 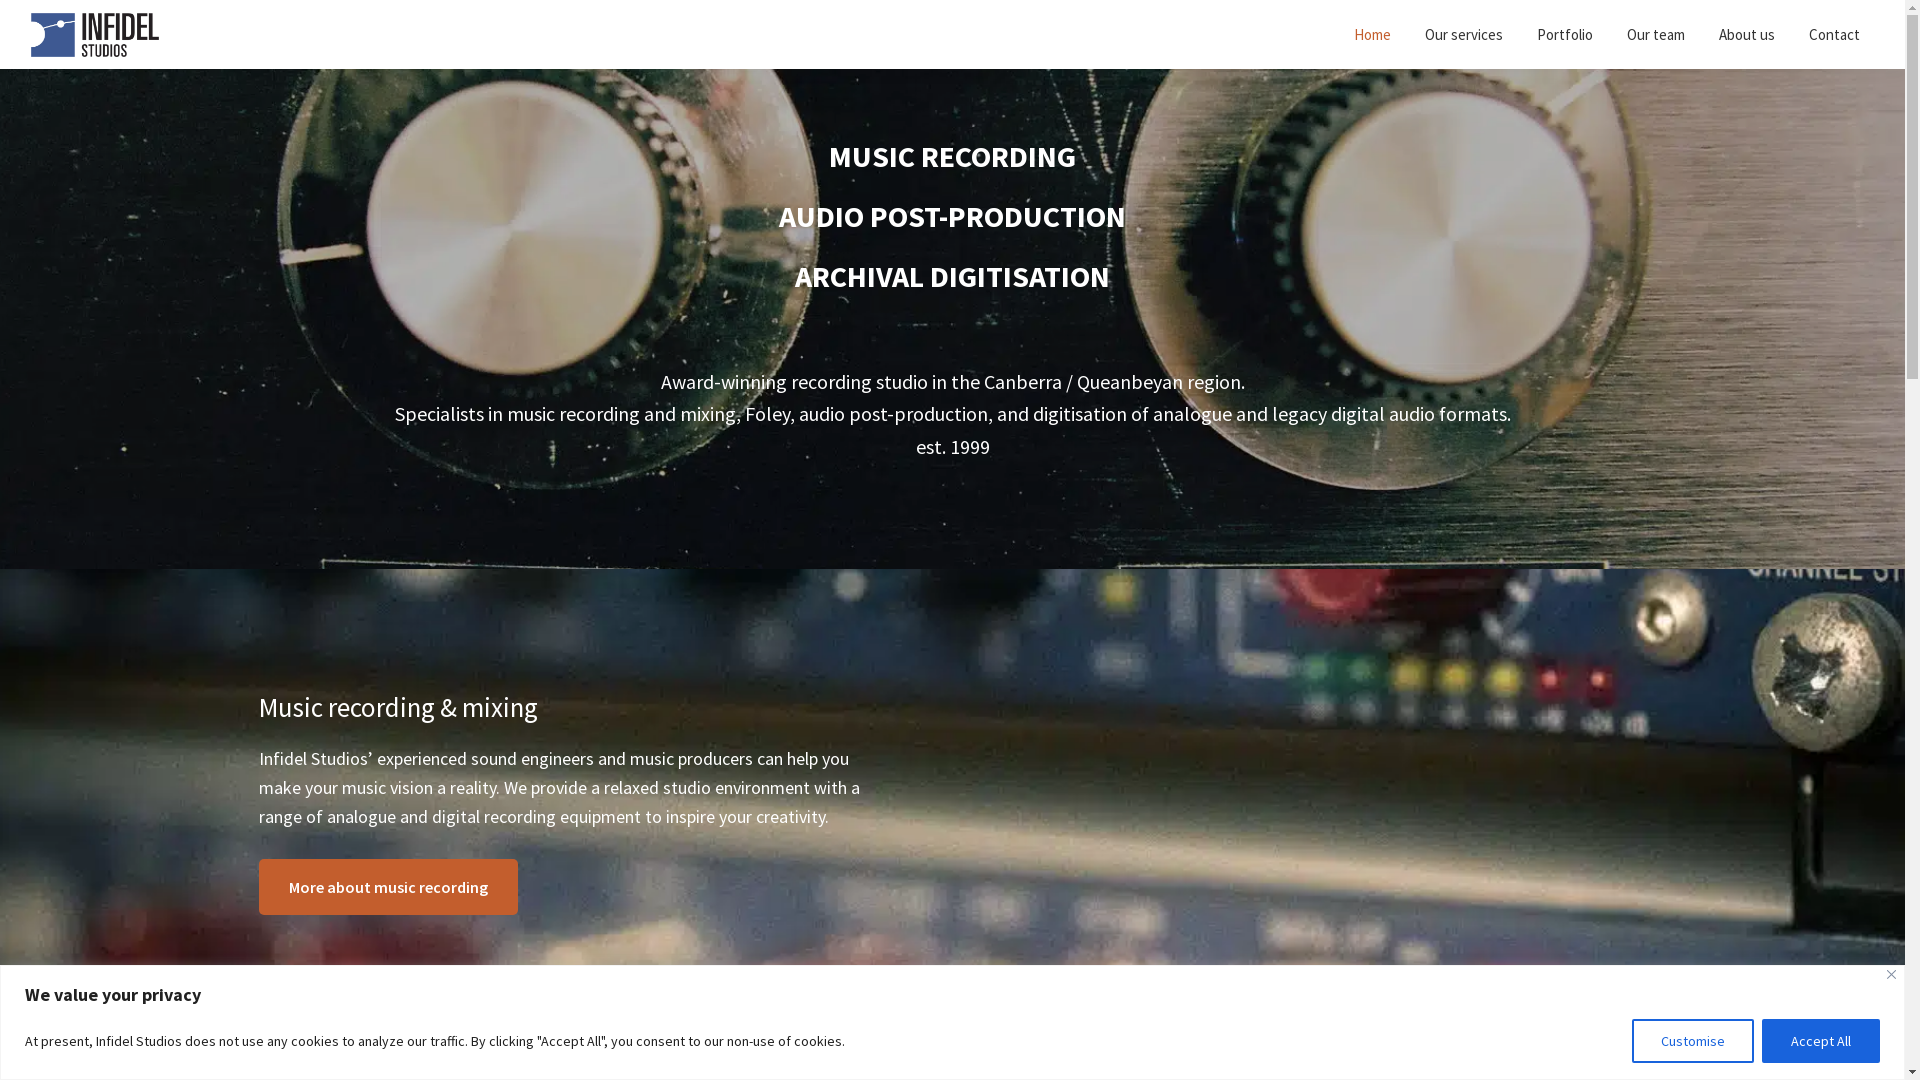 I want to click on 'Contact', so click(x=1794, y=34).